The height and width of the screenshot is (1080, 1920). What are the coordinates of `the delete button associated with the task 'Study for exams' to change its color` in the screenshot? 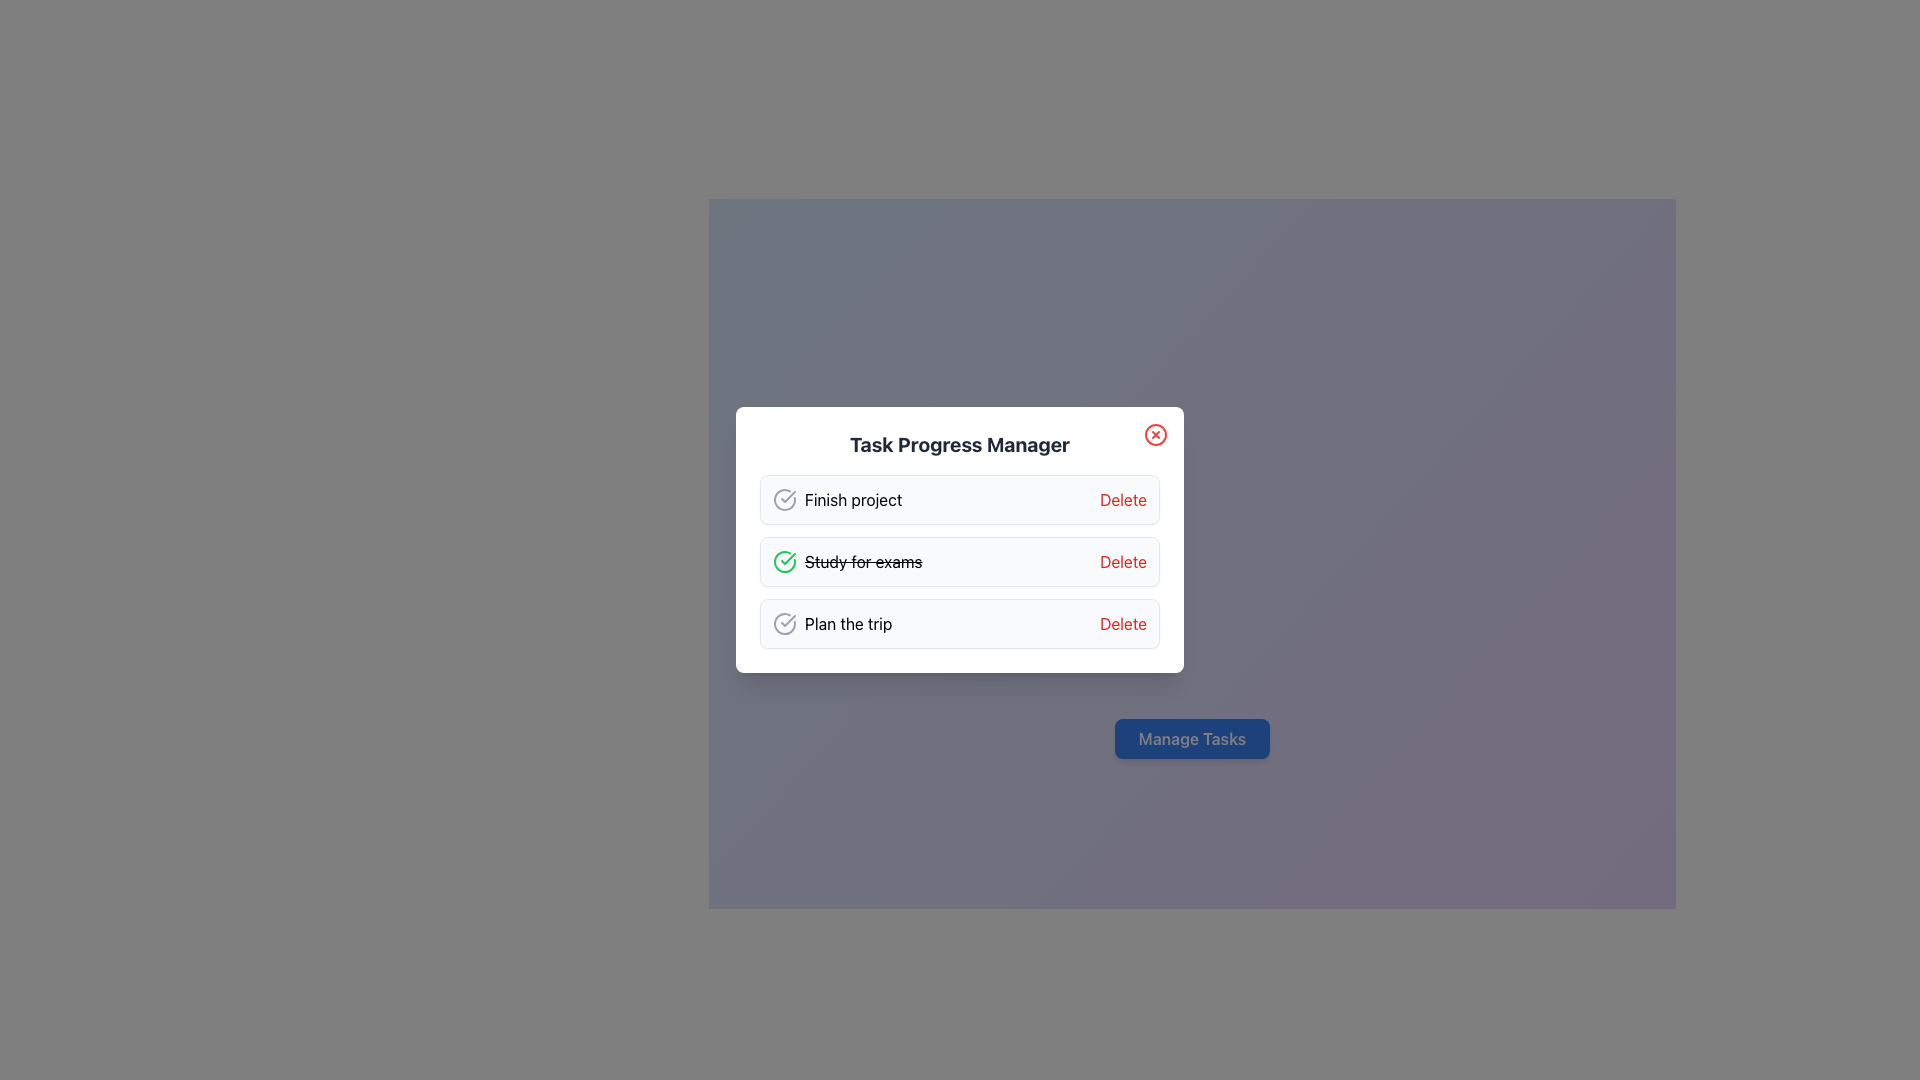 It's located at (1123, 562).